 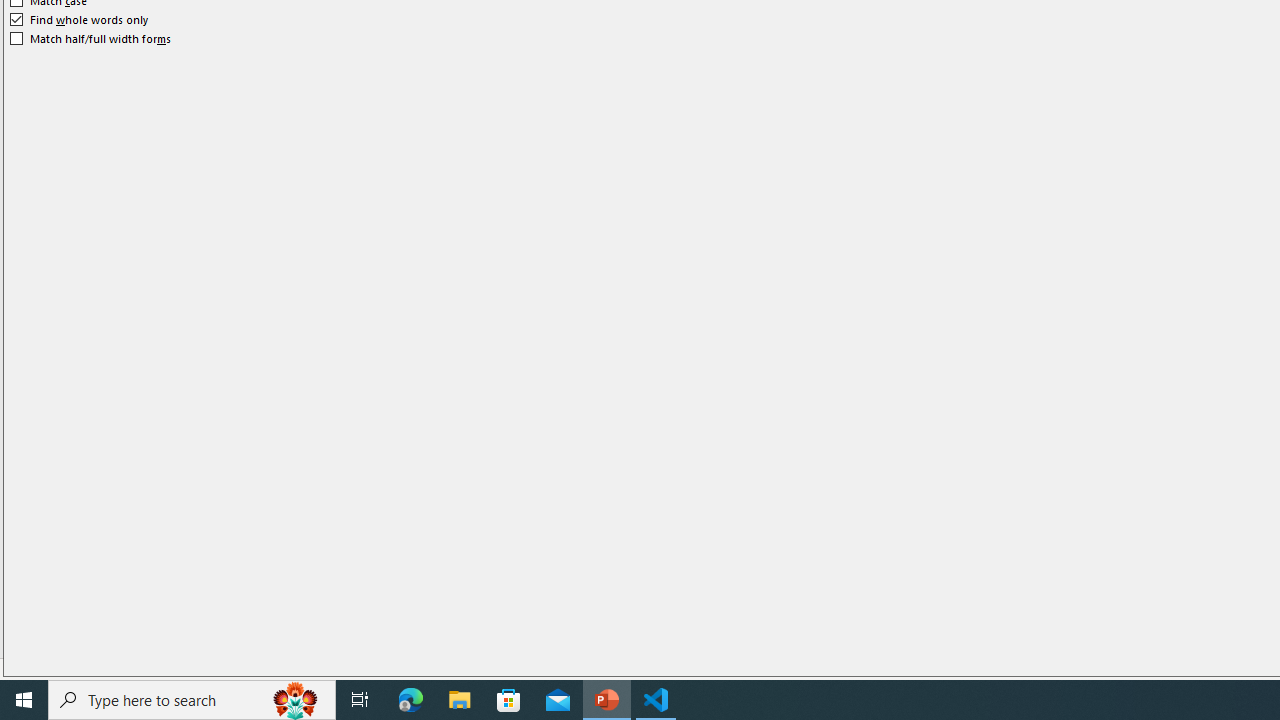 I want to click on 'Match half/full width forms', so click(x=90, y=38).